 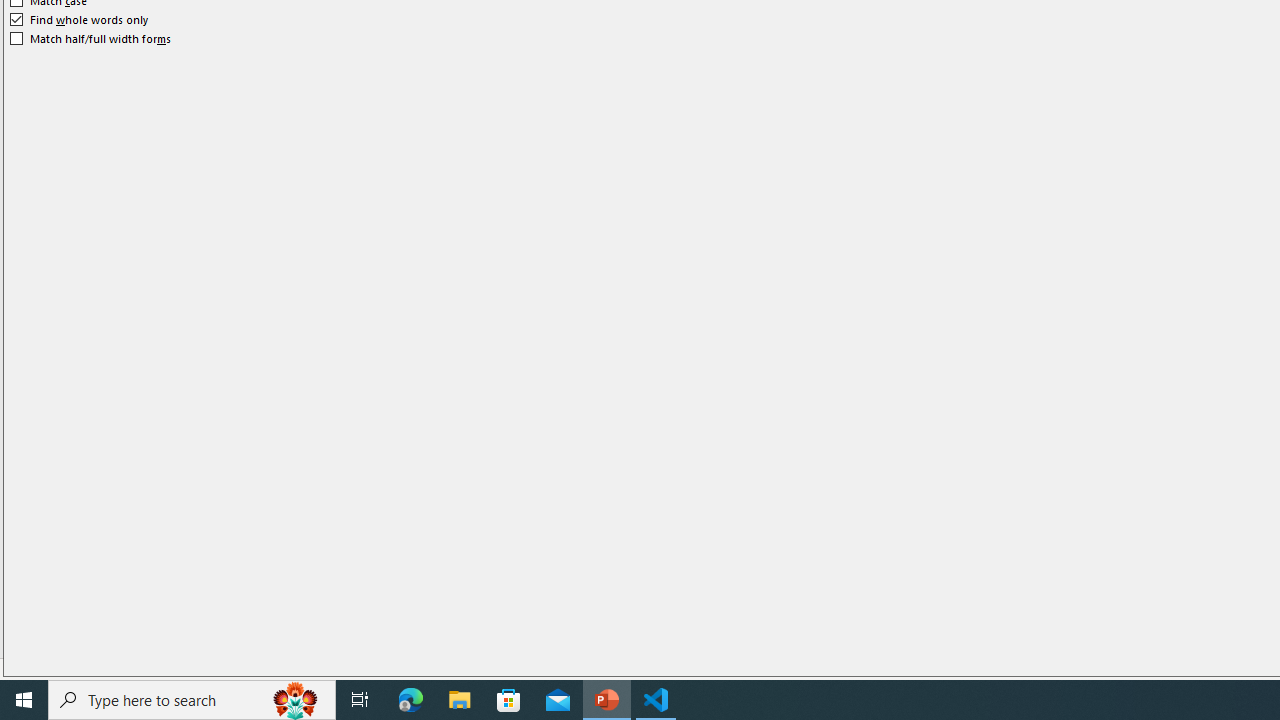 I want to click on 'Match half/full width forms', so click(x=90, y=38).